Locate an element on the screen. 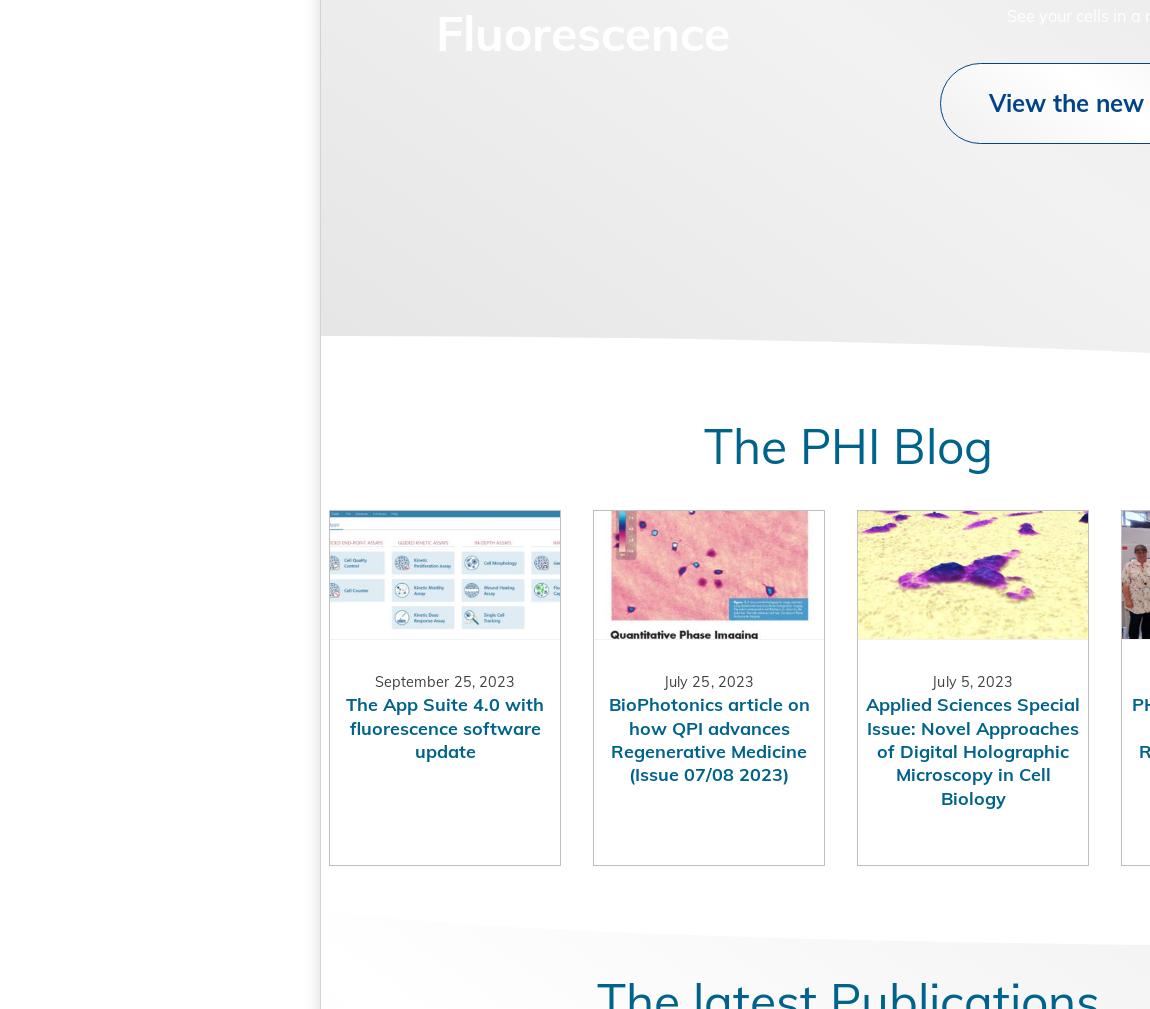  'September 25, 2023' is located at coordinates (347, 724).